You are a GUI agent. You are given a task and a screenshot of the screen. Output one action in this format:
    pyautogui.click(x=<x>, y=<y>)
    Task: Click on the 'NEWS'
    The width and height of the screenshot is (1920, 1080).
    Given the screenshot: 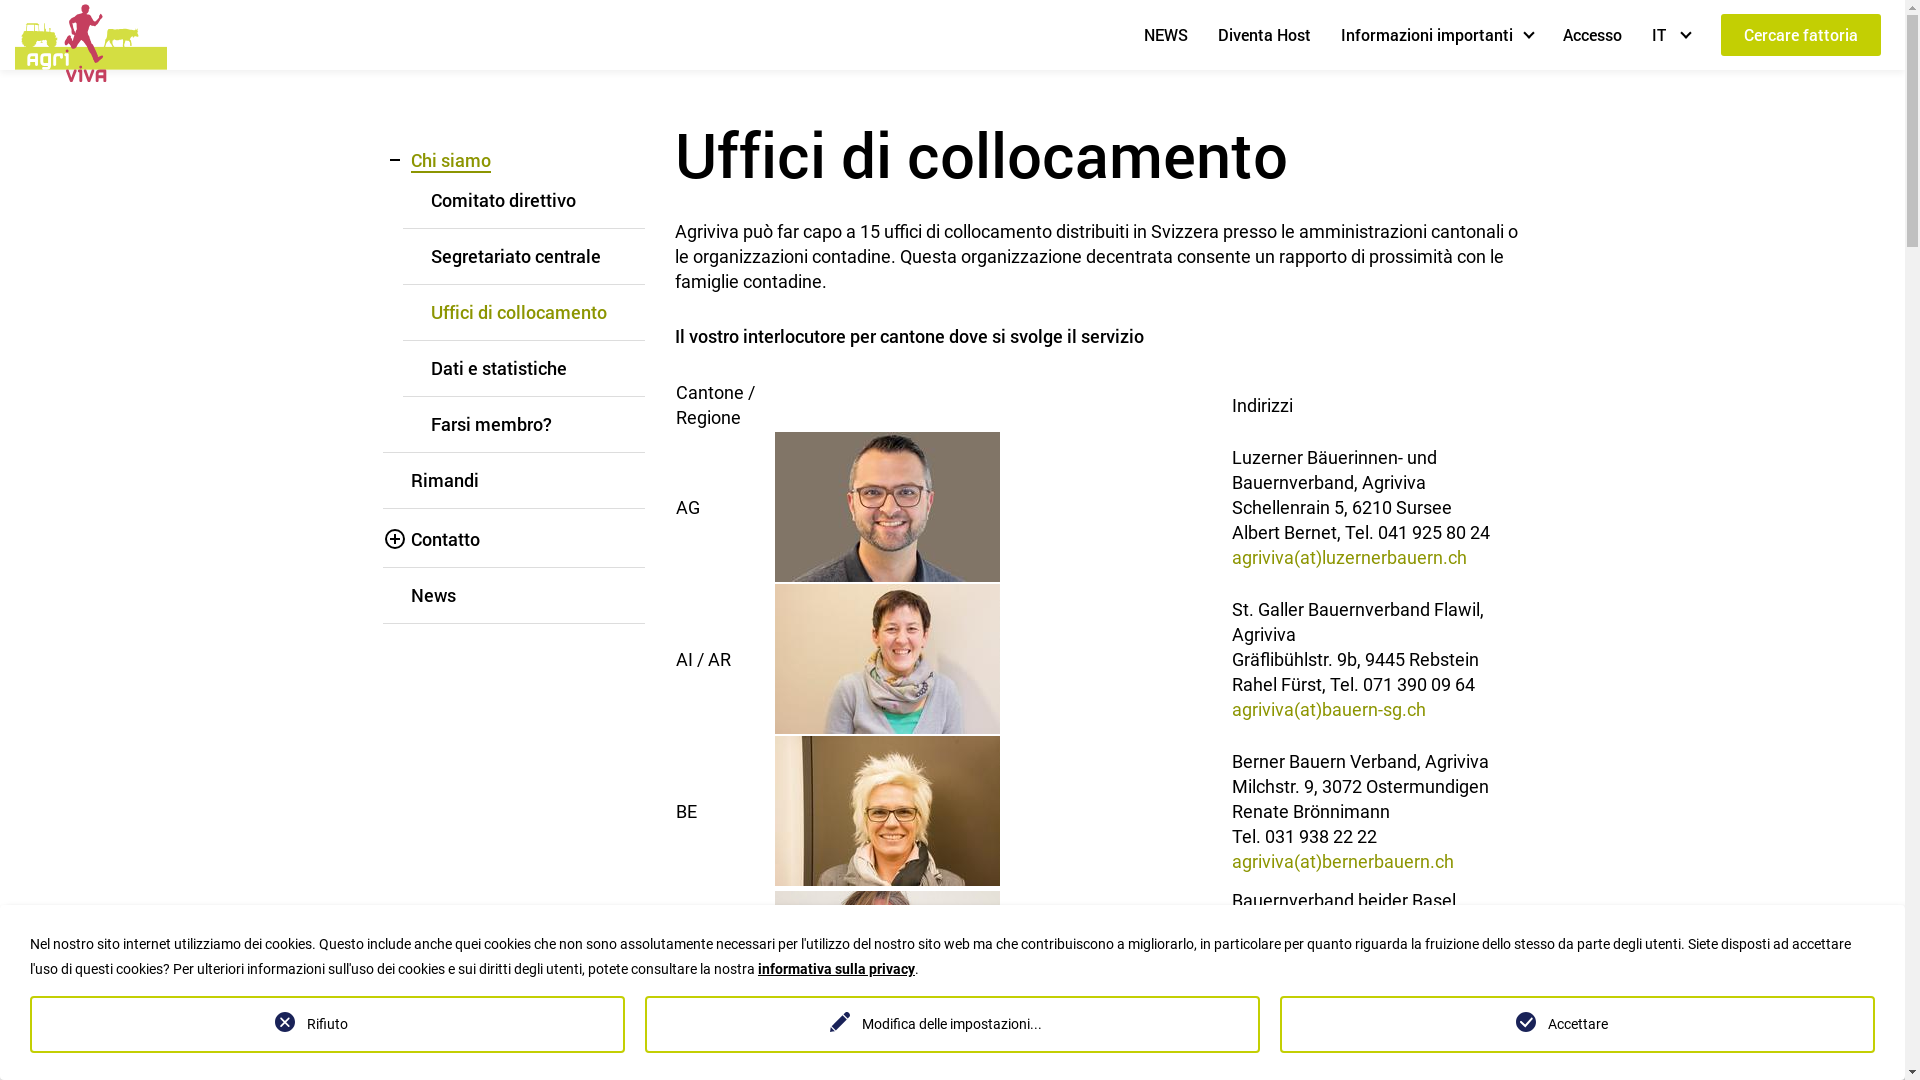 What is the action you would take?
    pyautogui.click(x=1166, y=34)
    